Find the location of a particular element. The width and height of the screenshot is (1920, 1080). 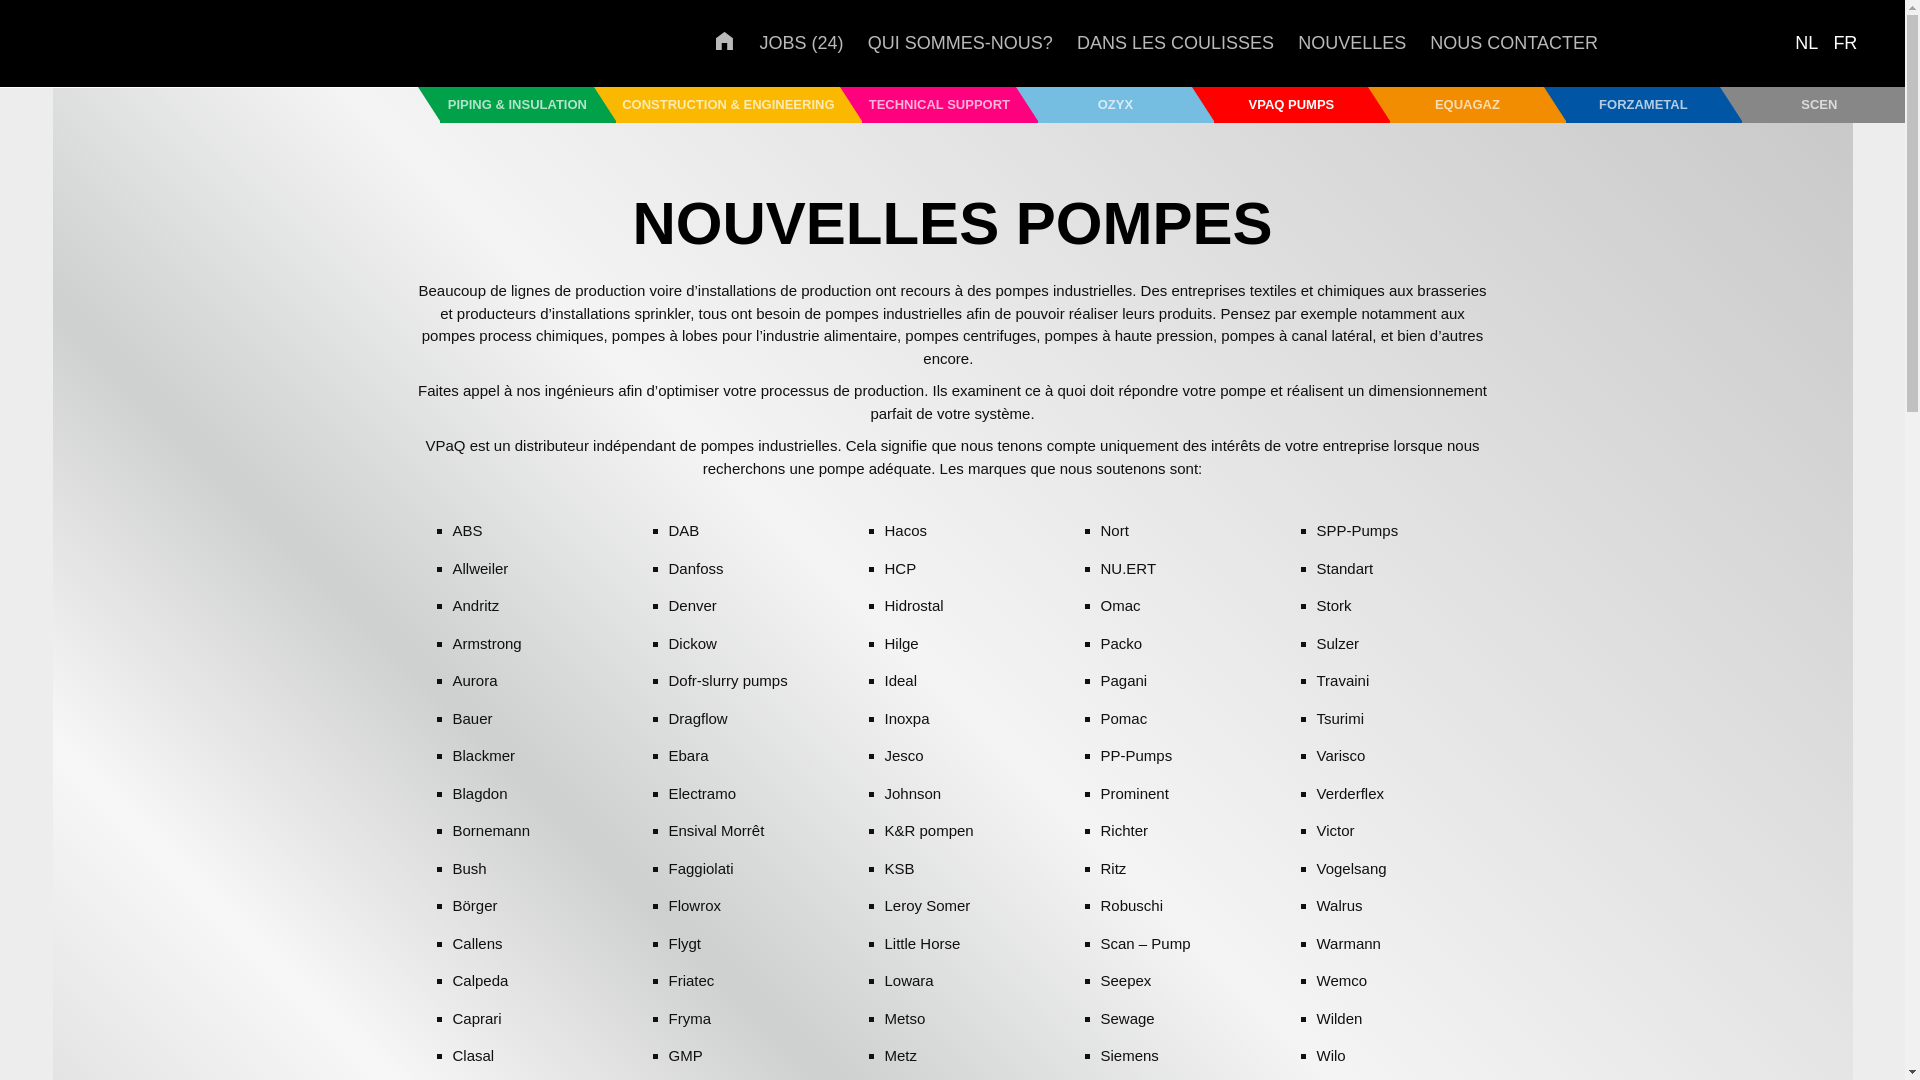

'ACCUEIL' is located at coordinates (715, 43).